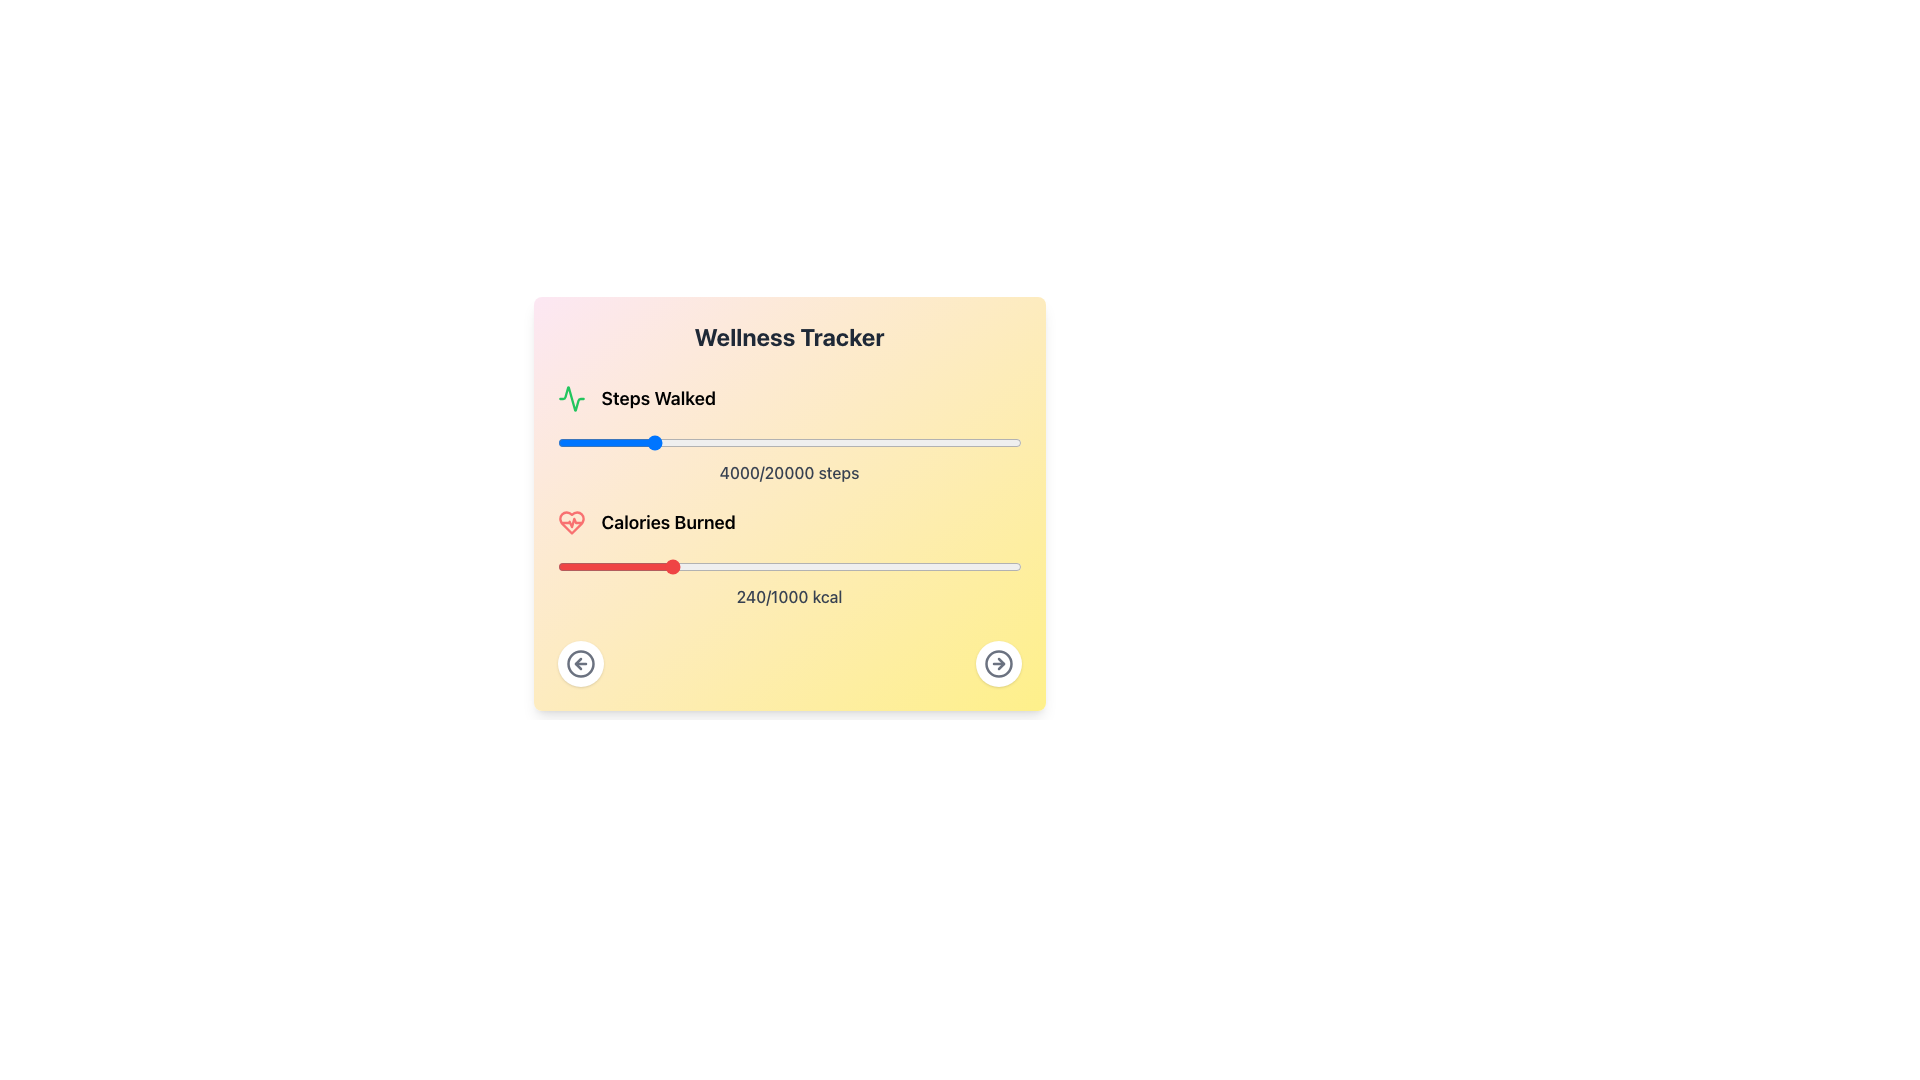 This screenshot has height=1080, width=1920. Describe the element at coordinates (733, 442) in the screenshot. I see `the 'Steps Walked' slider` at that location.